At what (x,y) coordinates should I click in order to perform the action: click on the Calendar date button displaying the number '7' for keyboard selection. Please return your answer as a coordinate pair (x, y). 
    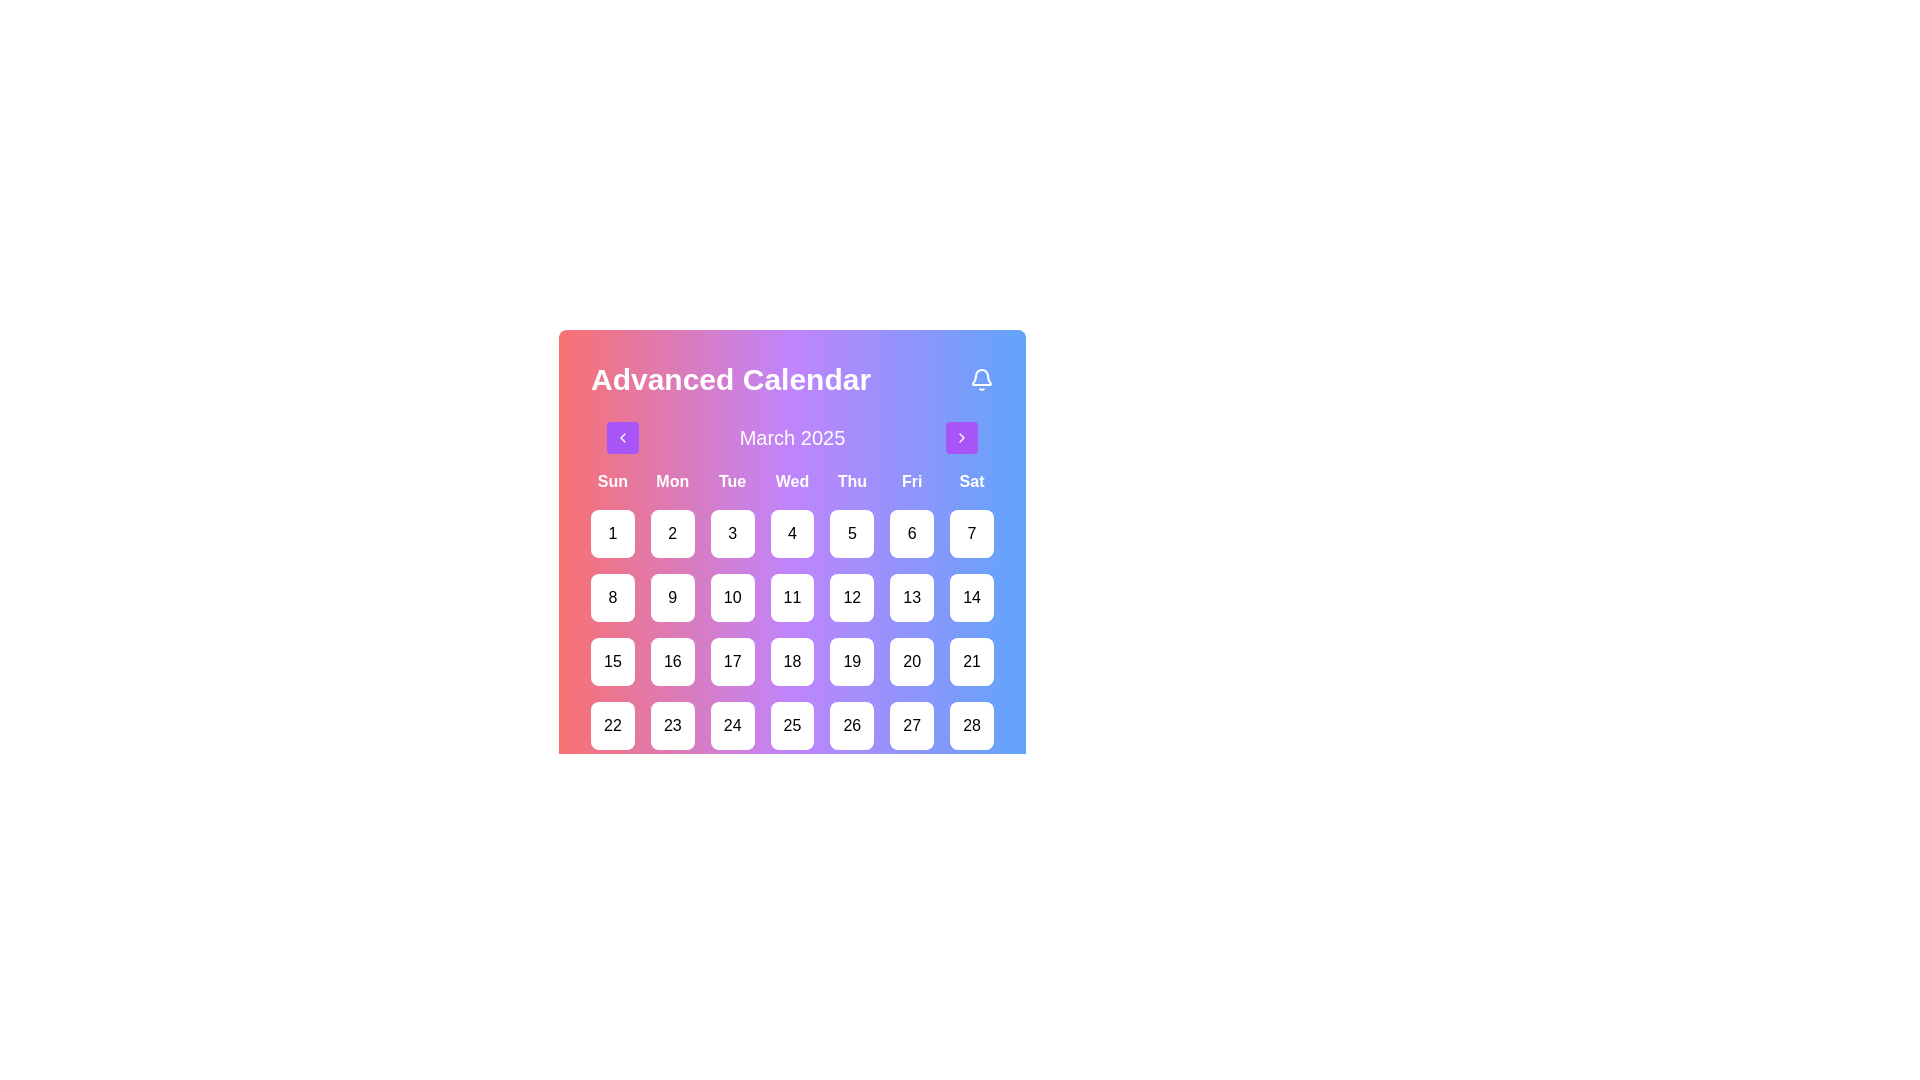
    Looking at the image, I should click on (972, 532).